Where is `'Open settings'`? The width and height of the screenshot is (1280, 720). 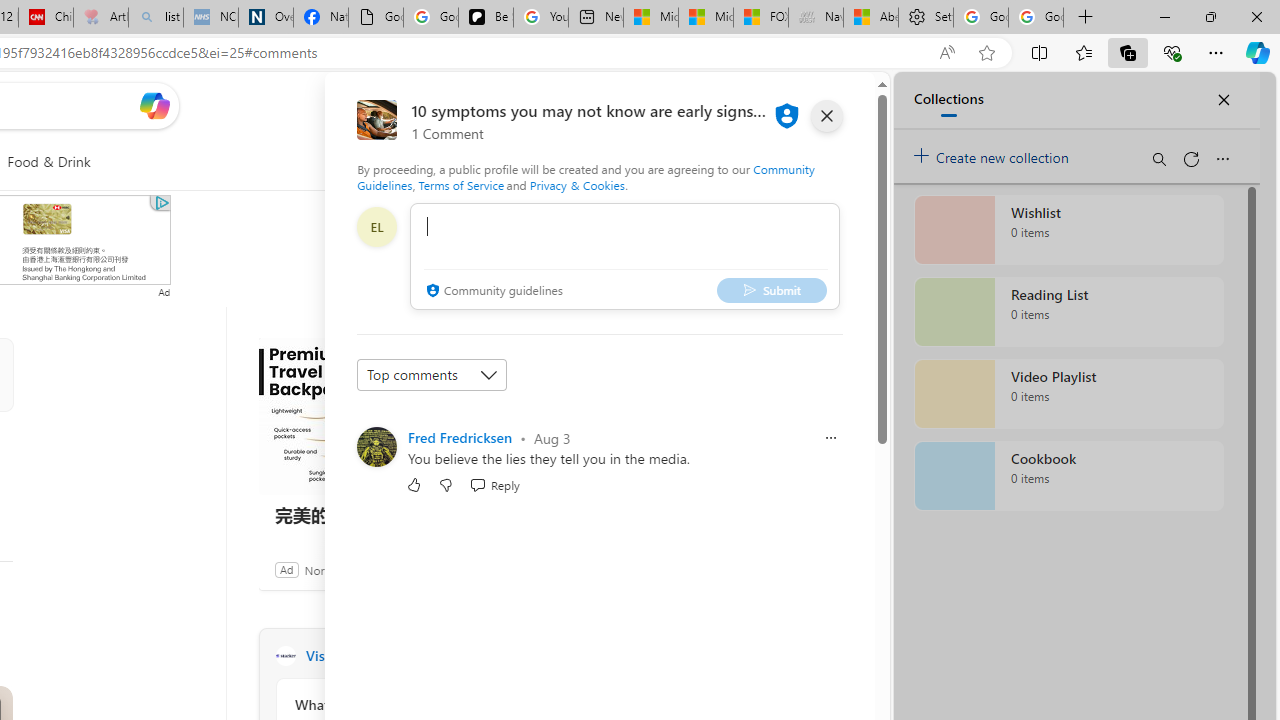
'Open settings' is located at coordinates (830, 105).